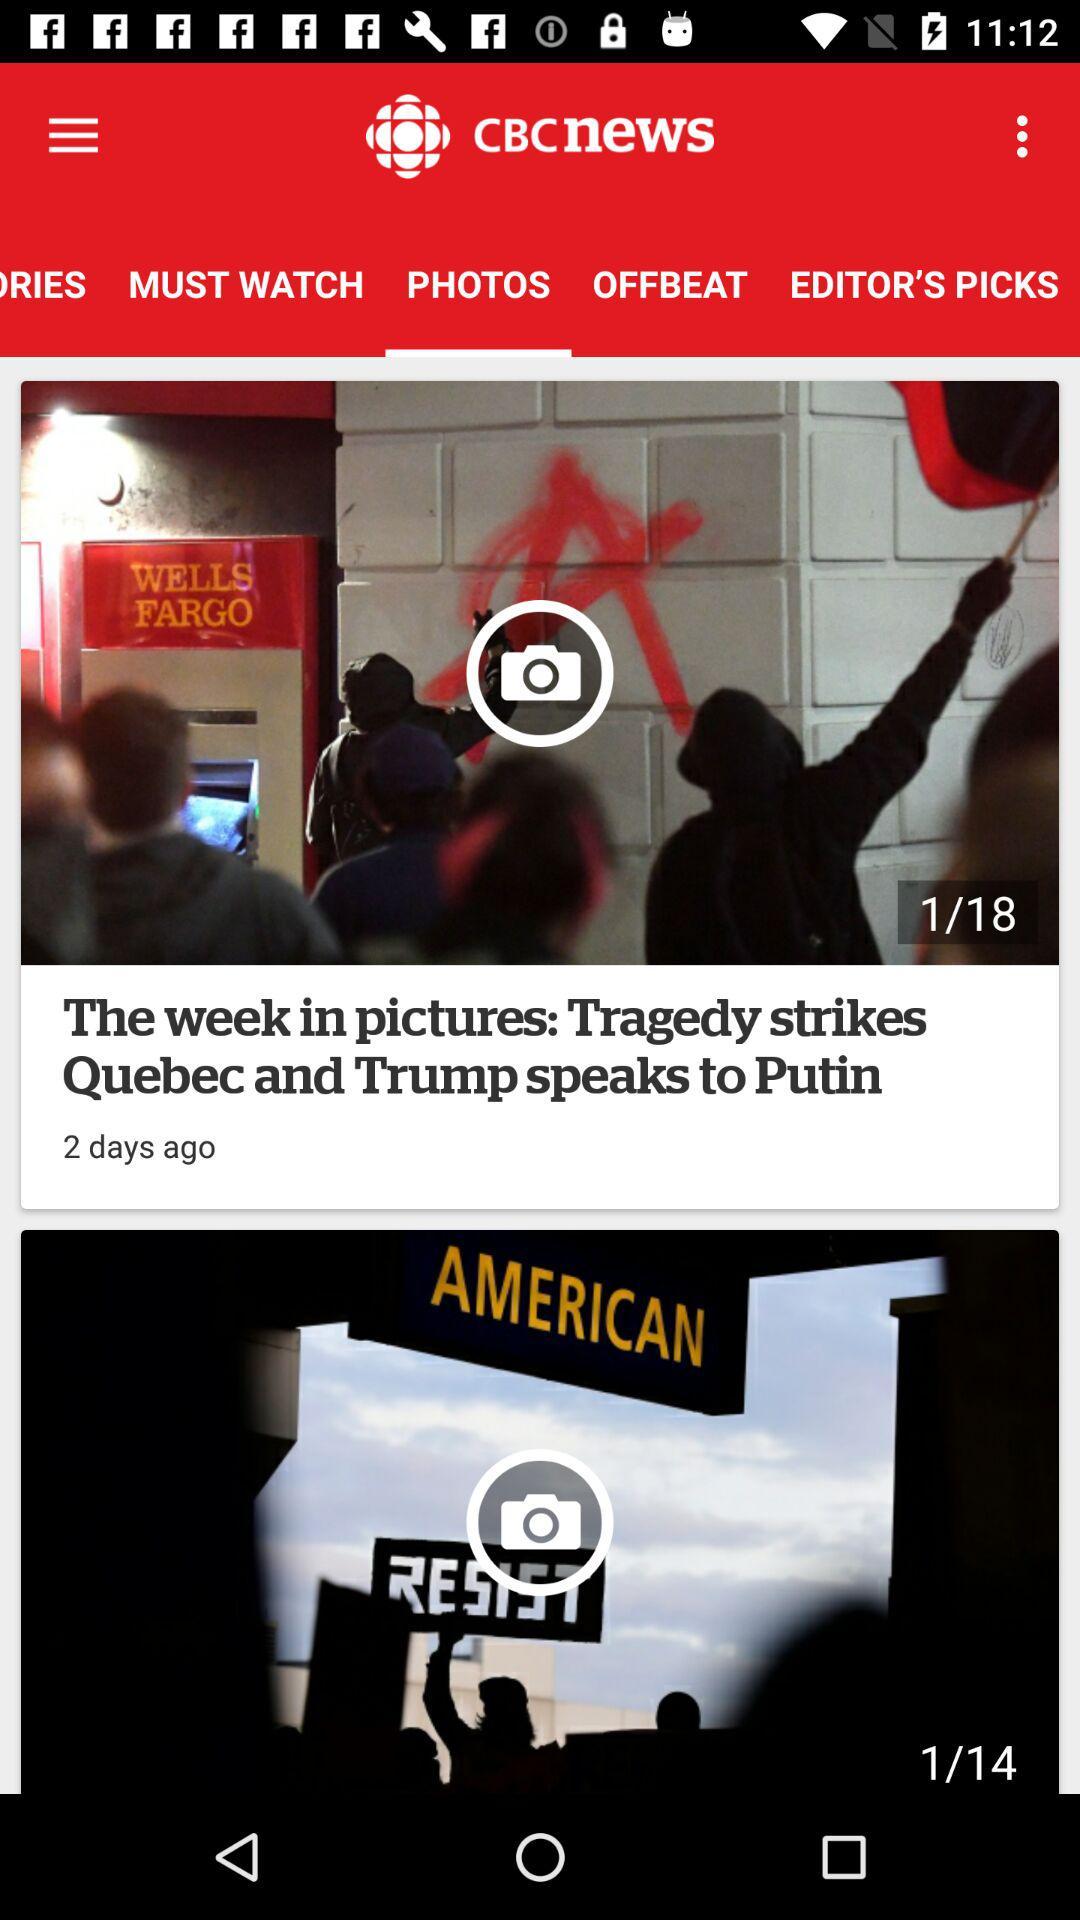 Image resolution: width=1080 pixels, height=1920 pixels. Describe the element at coordinates (478, 282) in the screenshot. I see `the item next to the must watch icon` at that location.